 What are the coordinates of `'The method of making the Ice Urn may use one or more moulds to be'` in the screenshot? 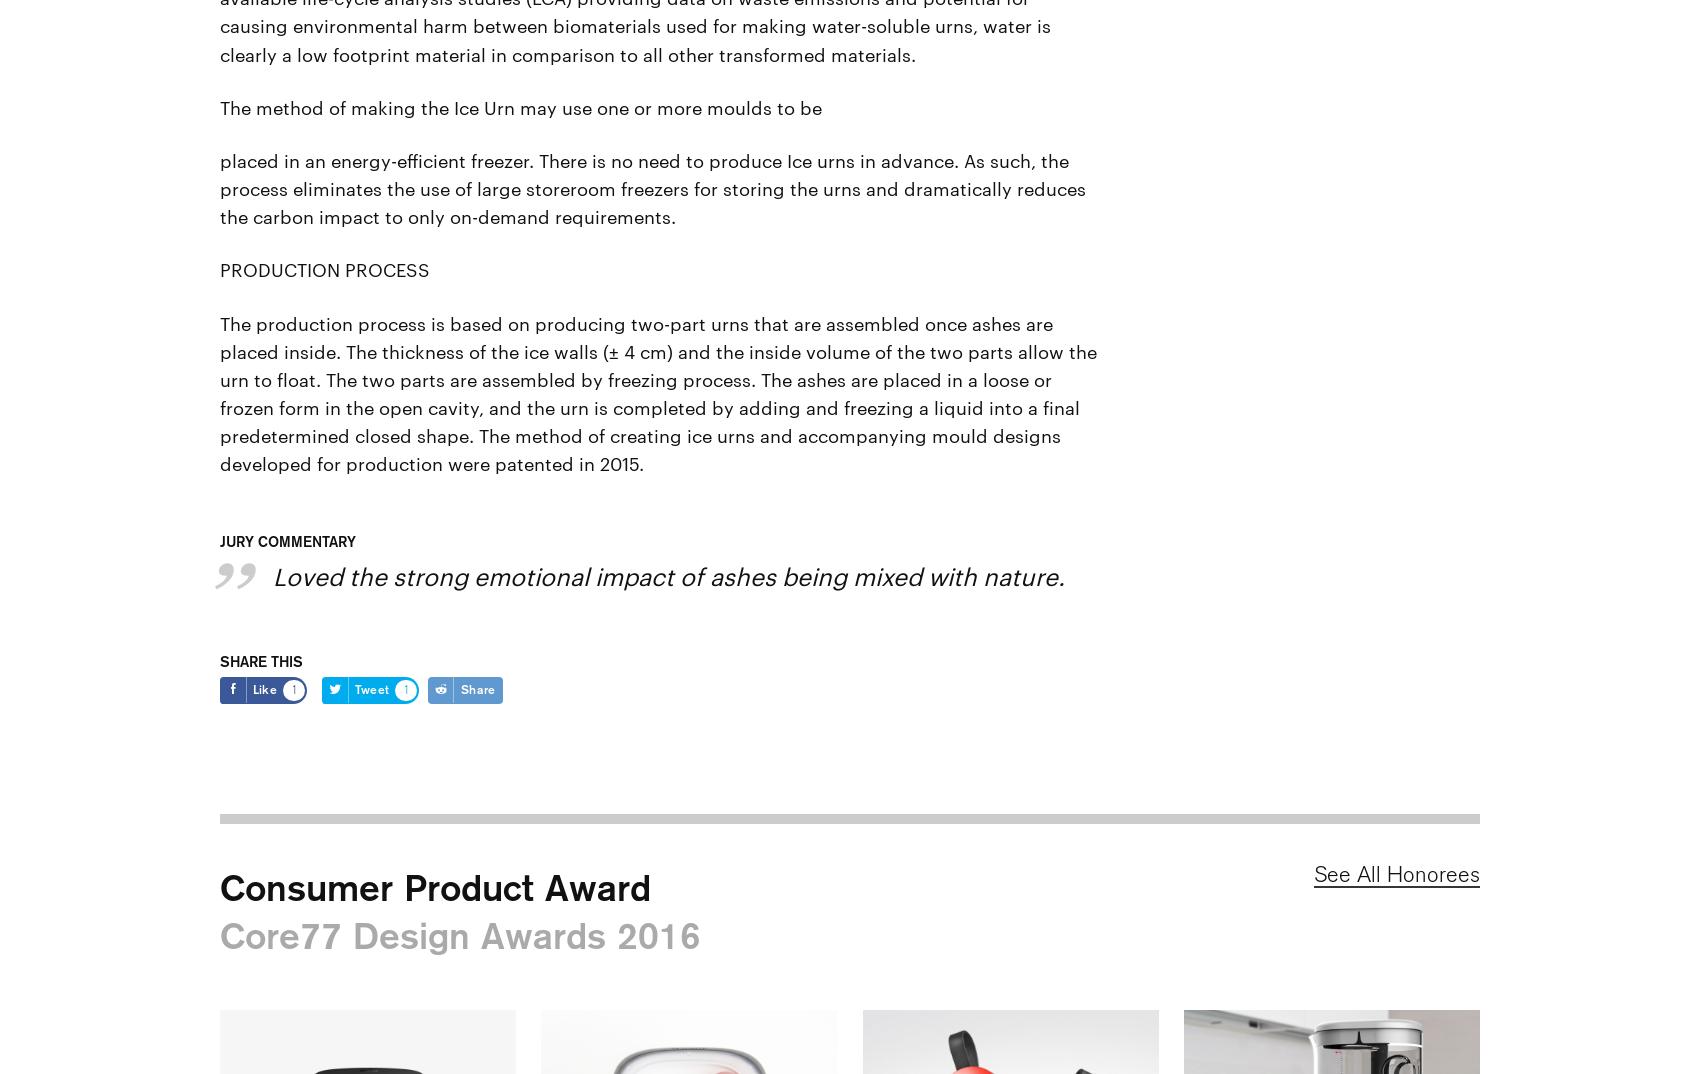 It's located at (219, 105).